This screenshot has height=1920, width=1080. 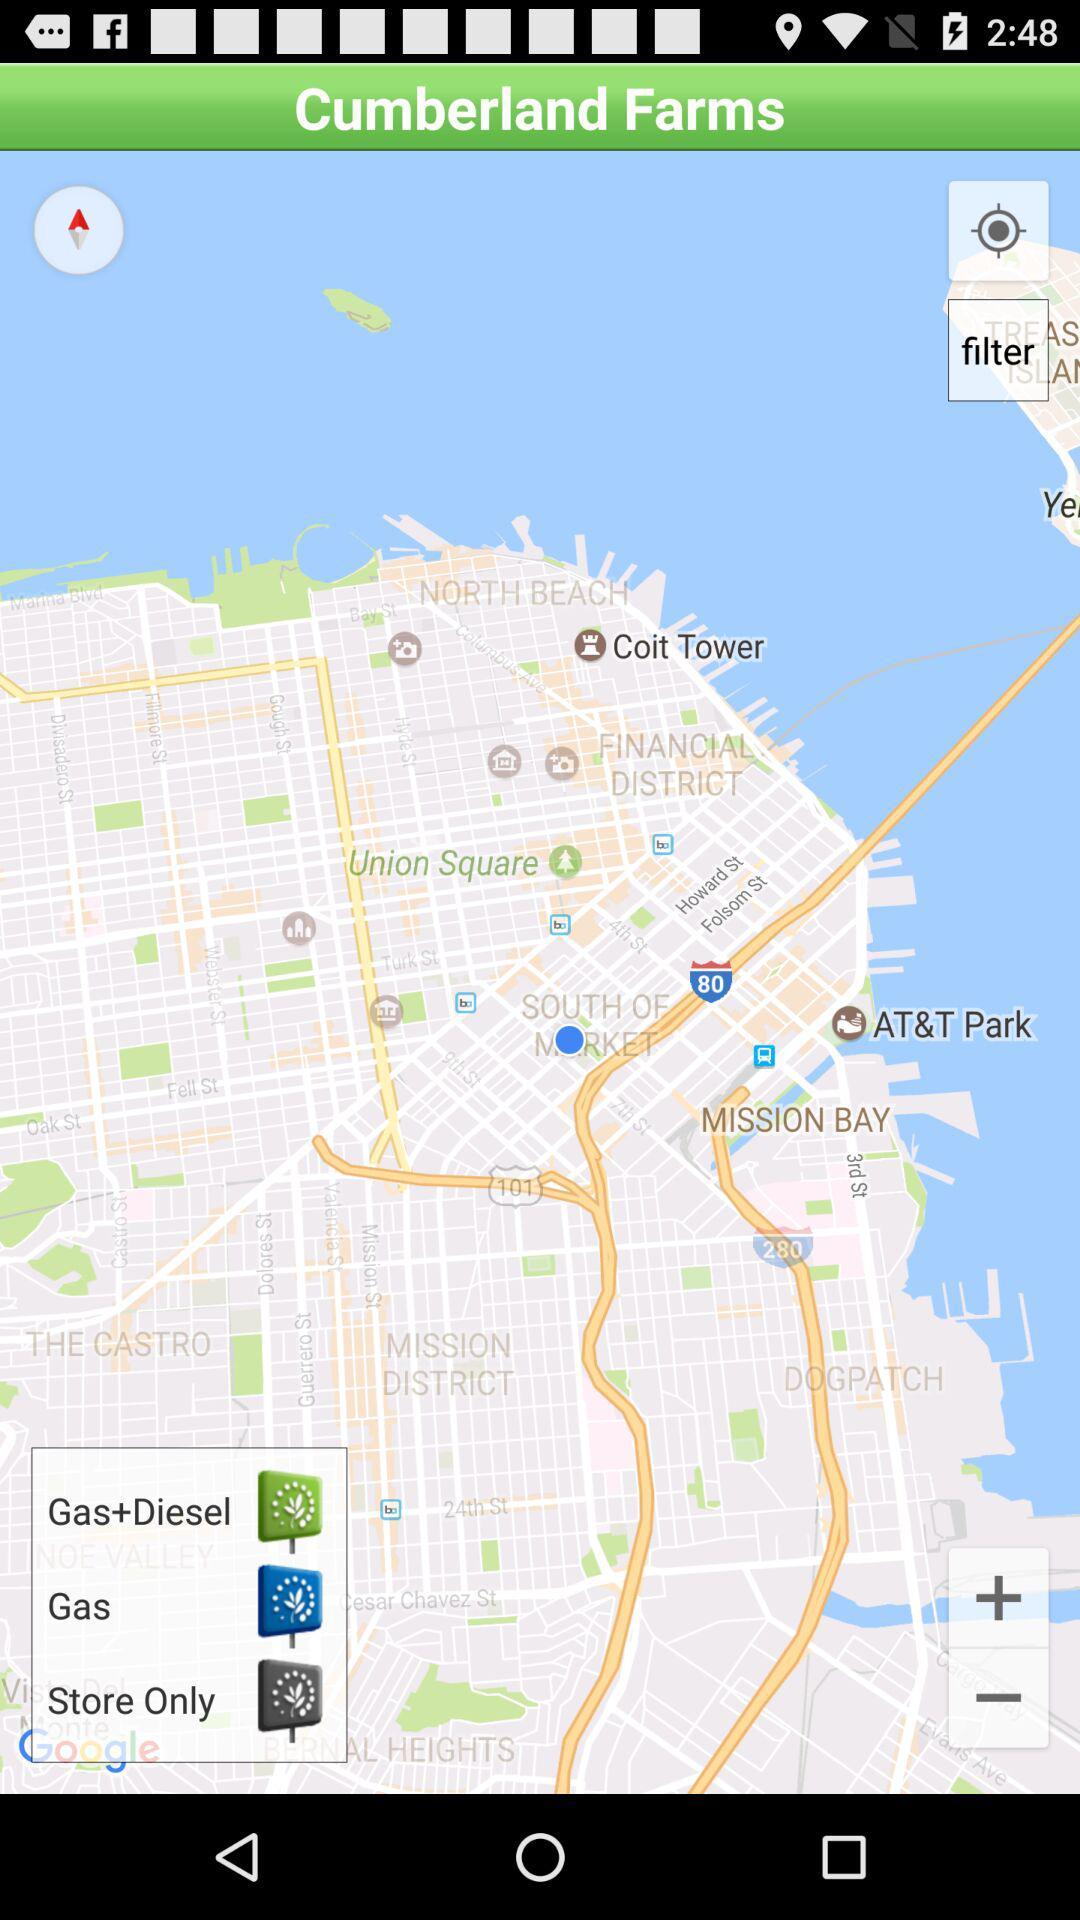 I want to click on filter icon, so click(x=998, y=350).